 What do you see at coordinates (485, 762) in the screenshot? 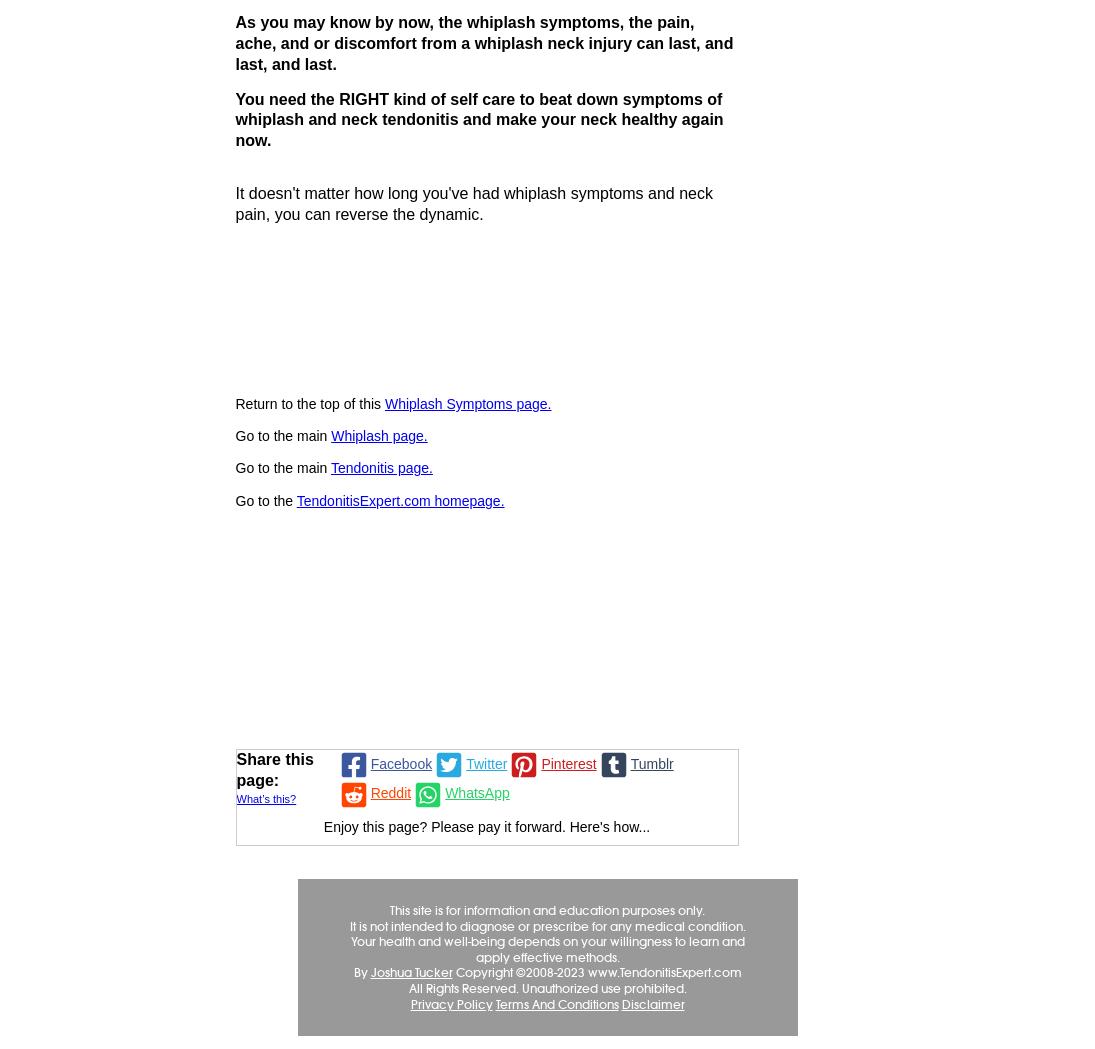
I see `'Twitter'` at bounding box center [485, 762].